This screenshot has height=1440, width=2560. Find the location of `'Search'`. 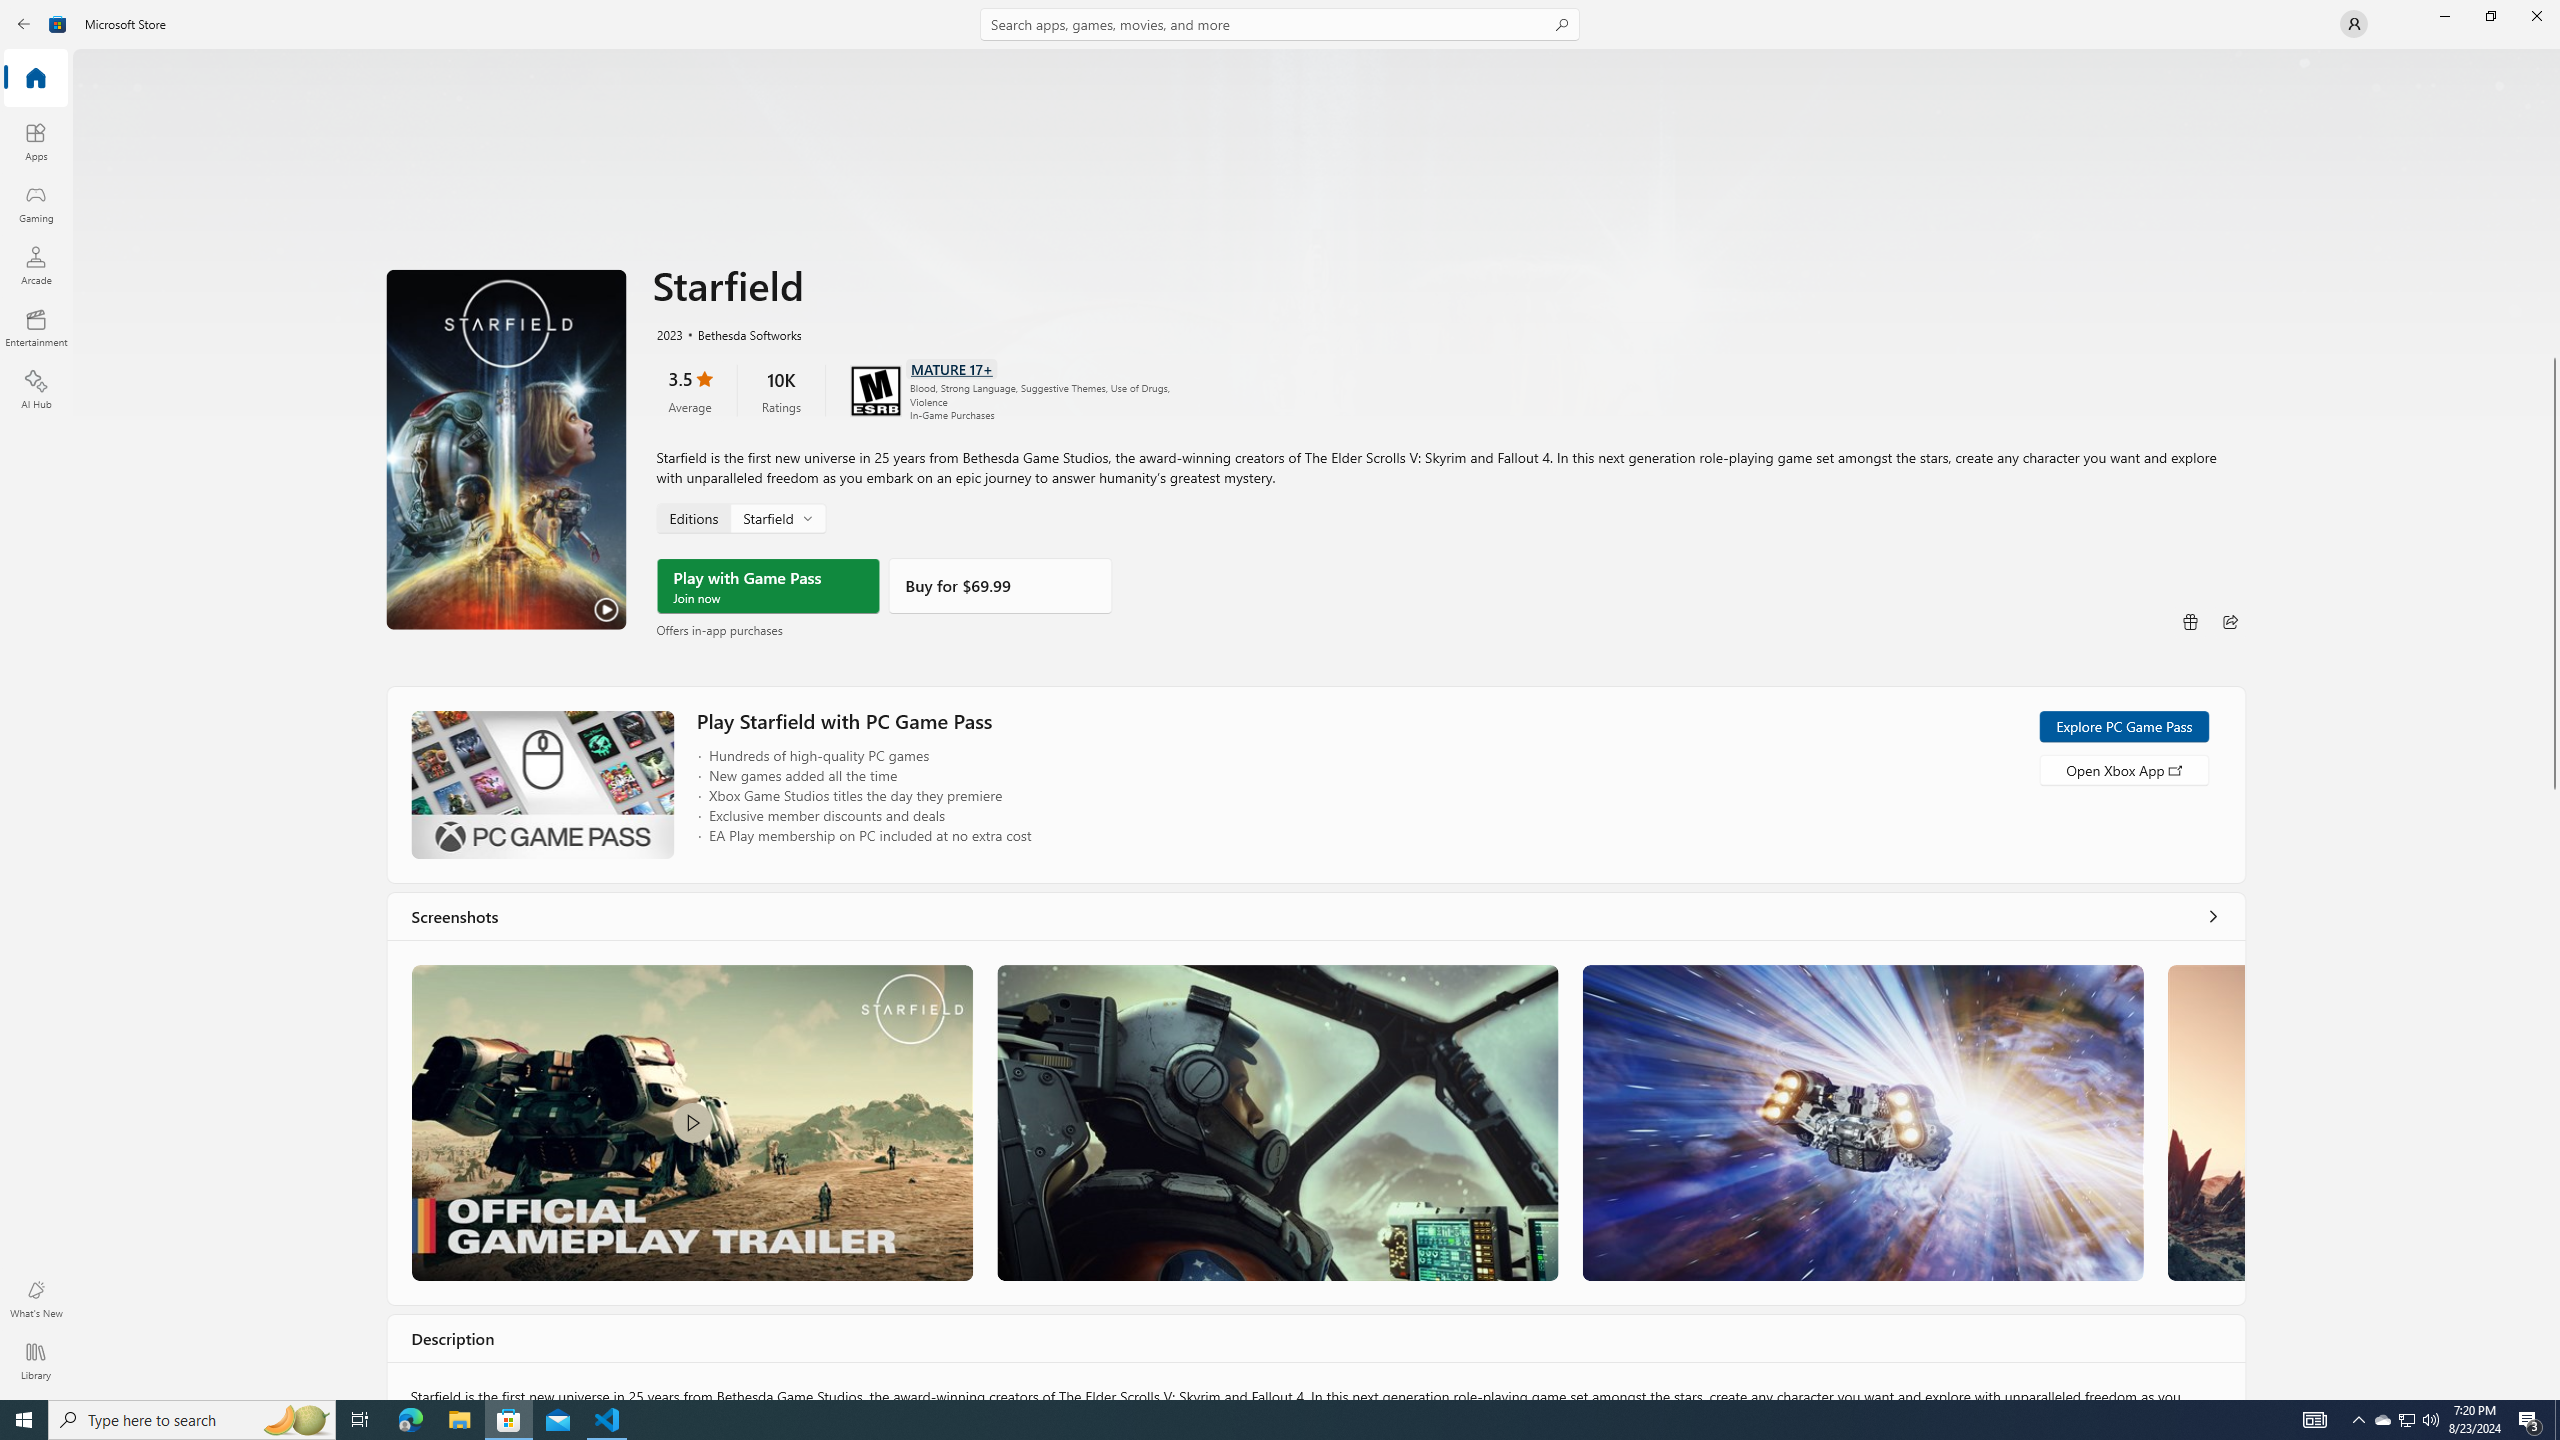

'Search' is located at coordinates (1280, 23).